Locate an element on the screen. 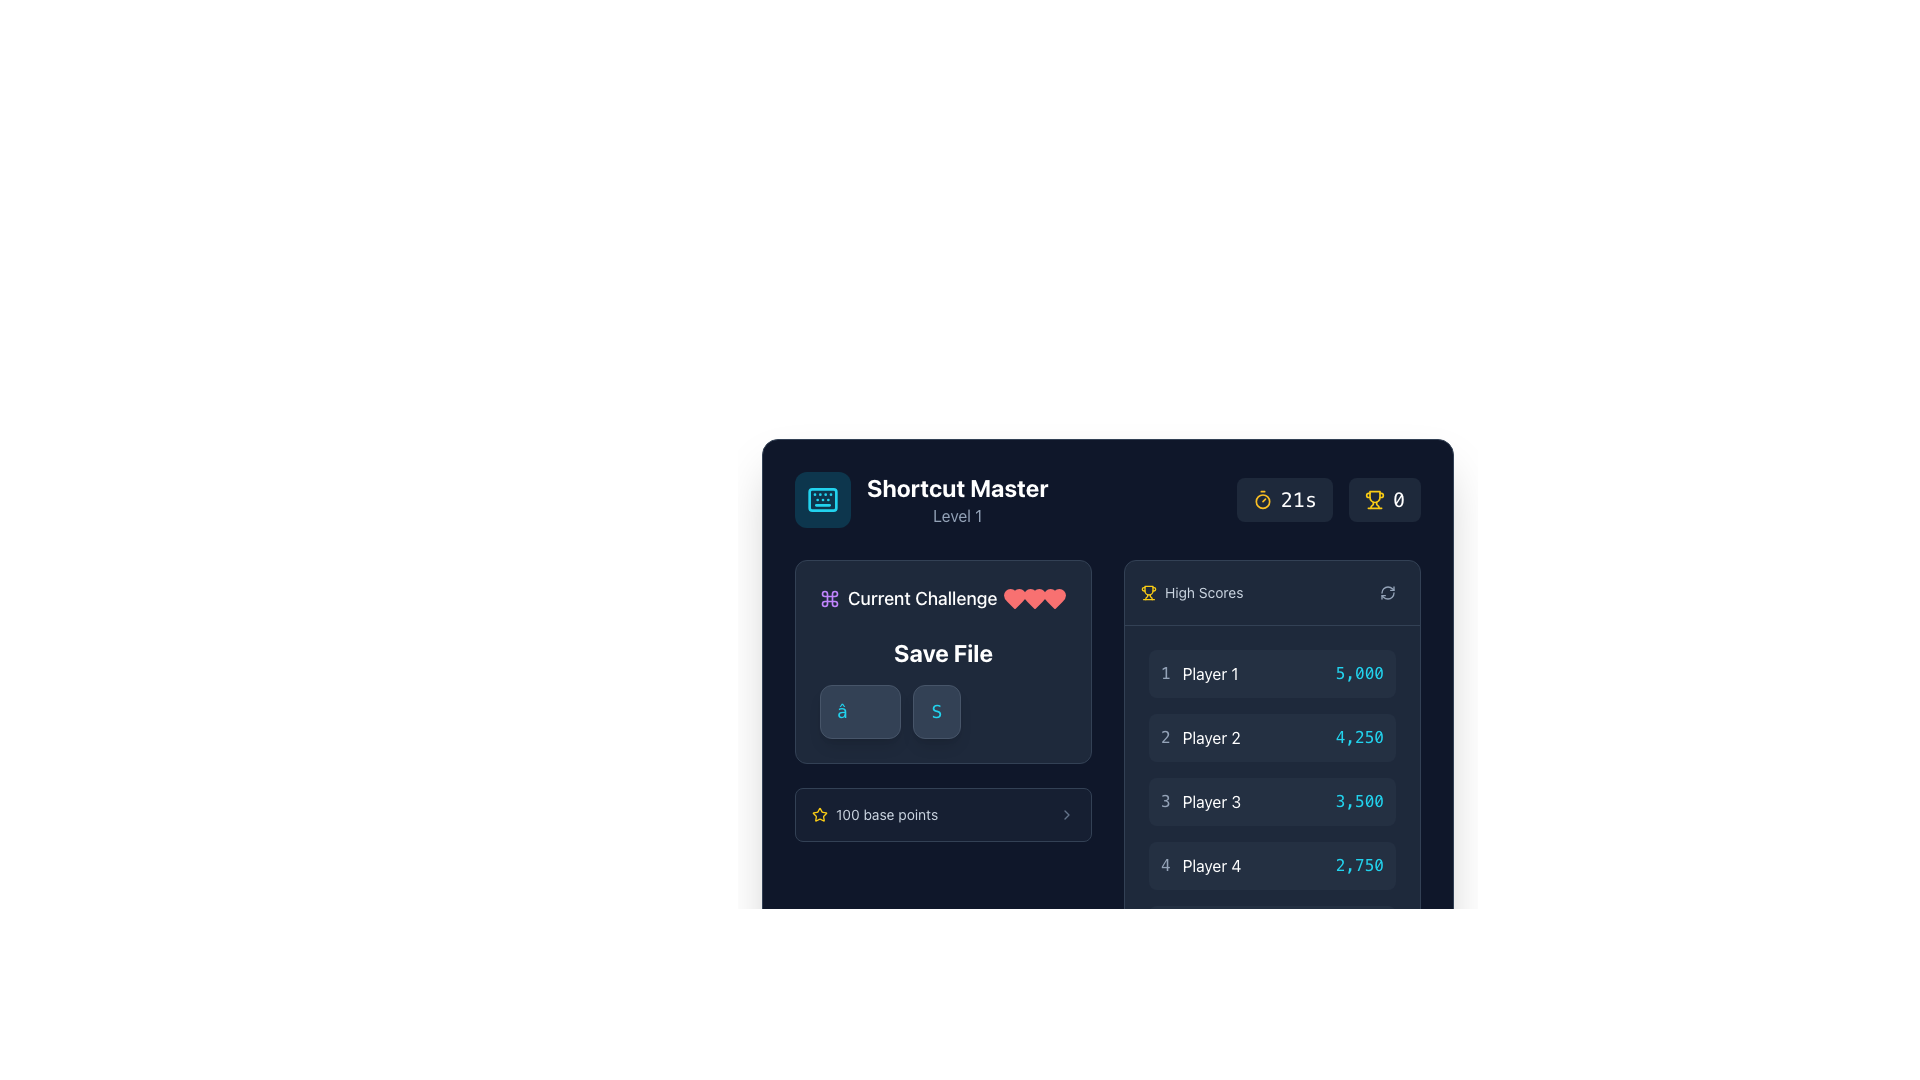  the Label/Text Display indicating 'Player 3' in the High Scores list, which is the third entry and adjacent to the number label '3' is located at coordinates (1210, 801).